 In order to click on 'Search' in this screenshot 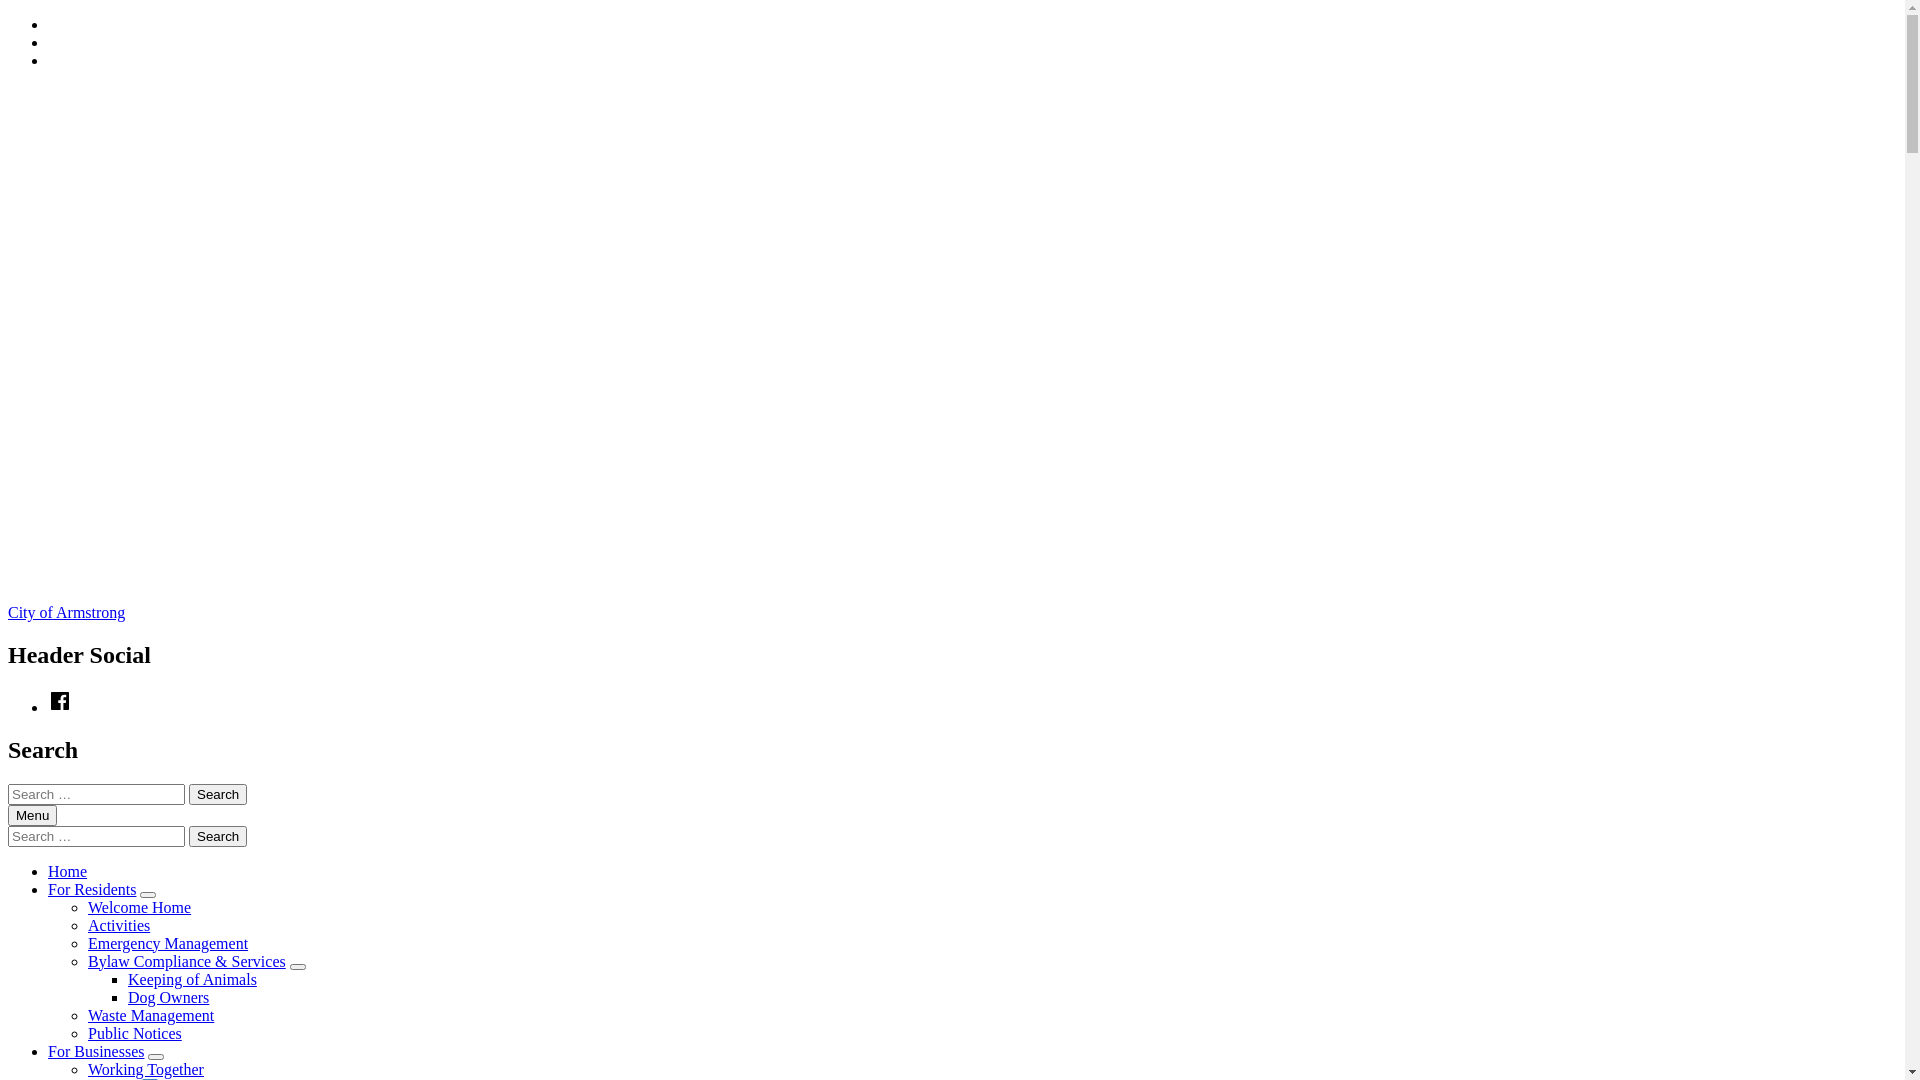, I will do `click(217, 836)`.